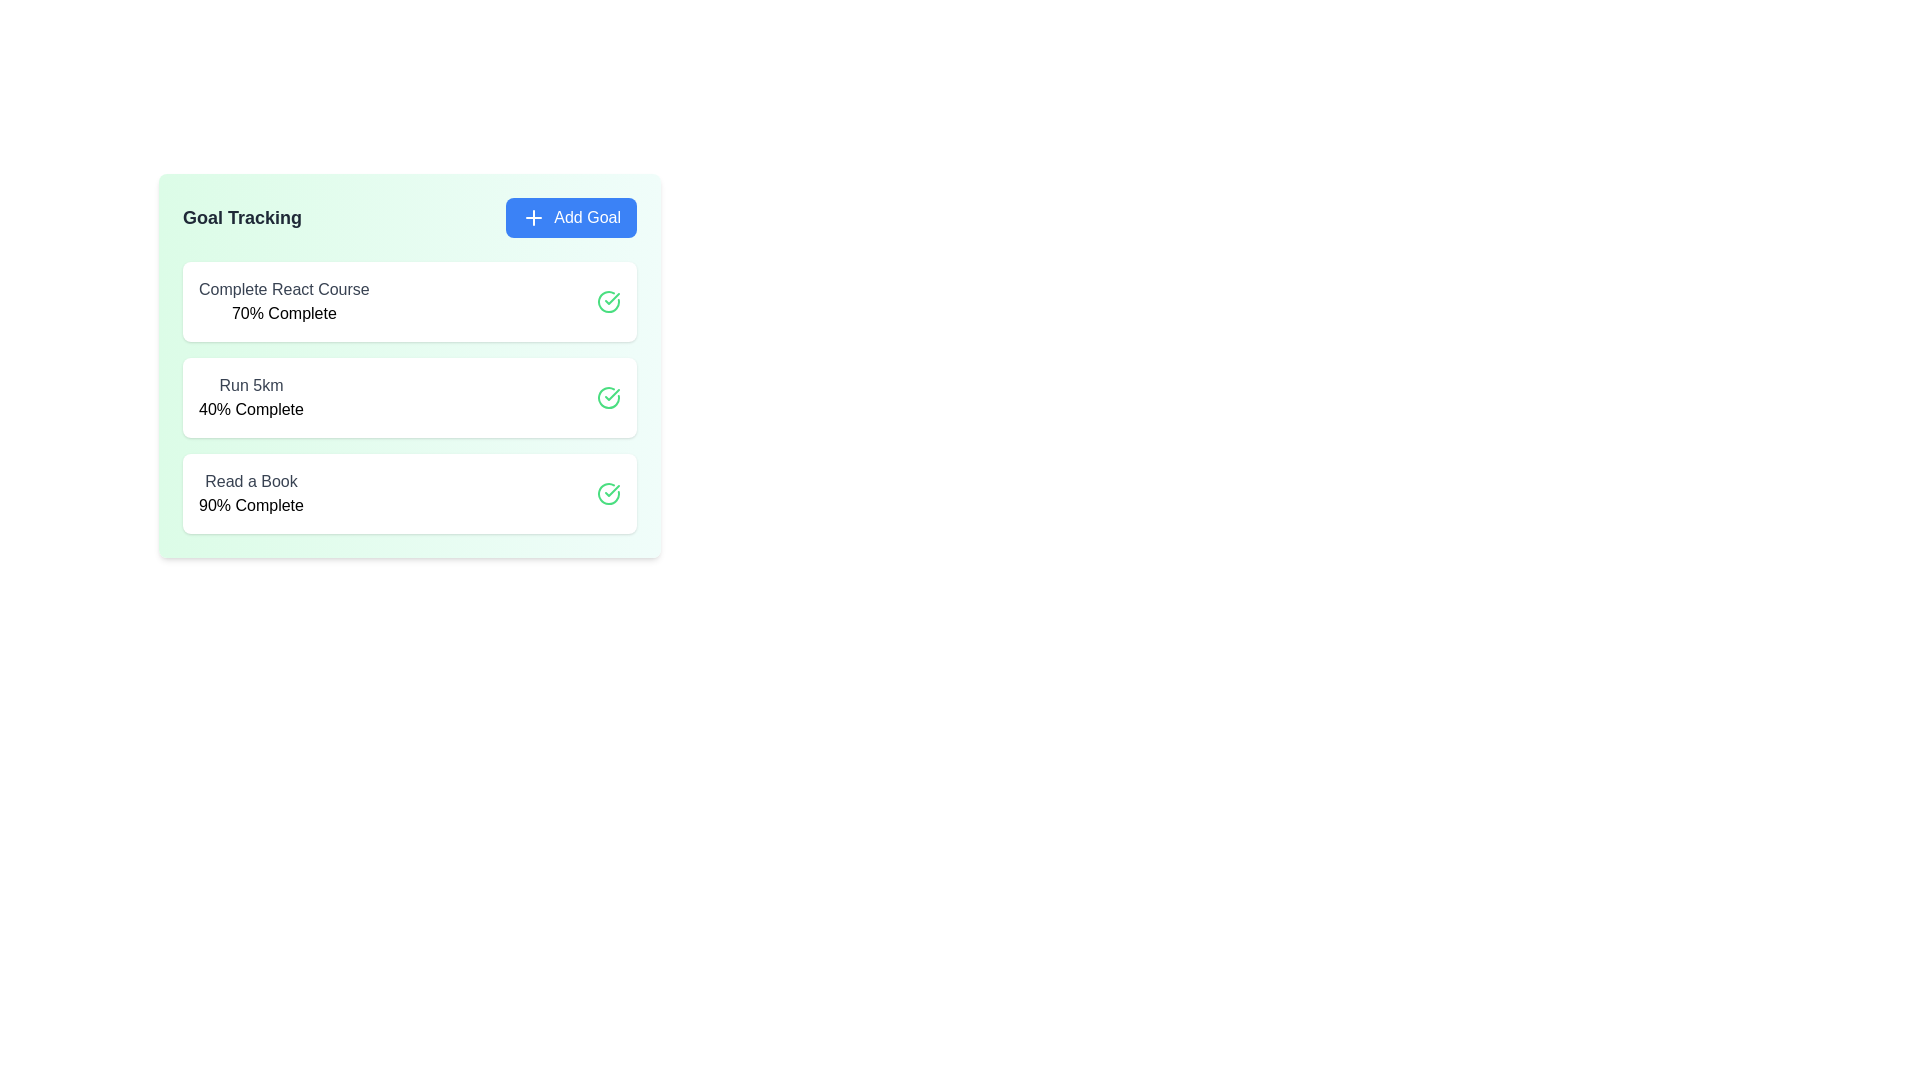 This screenshot has height=1080, width=1920. What do you see at coordinates (611, 299) in the screenshot?
I see `the checkmark icon indicating the completion status of the task, located on the right side of the second item's card in a vertical list of task cards` at bounding box center [611, 299].